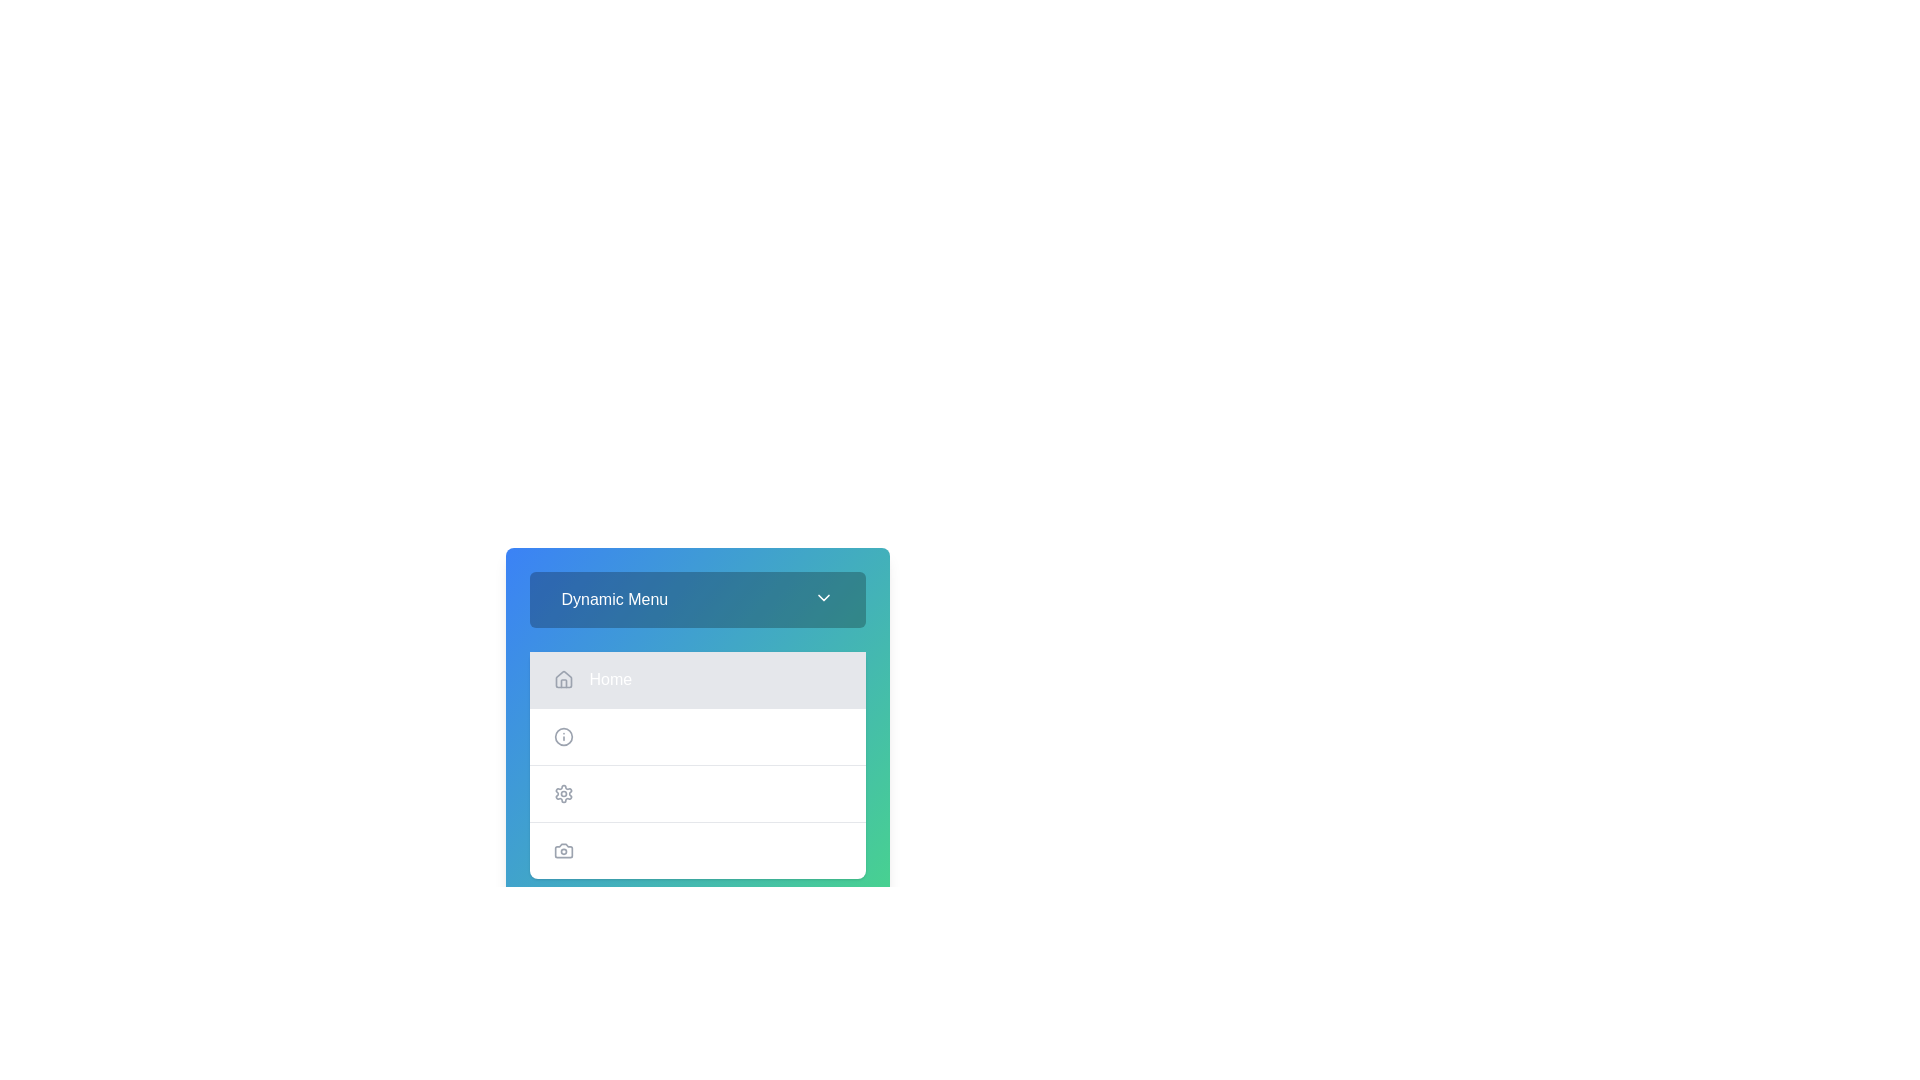  What do you see at coordinates (697, 704) in the screenshot?
I see `the Navigation option row containing the 'Home' icon and text, which is the first row in the drop-down menu beneath the 'Dynamic Menu' header` at bounding box center [697, 704].